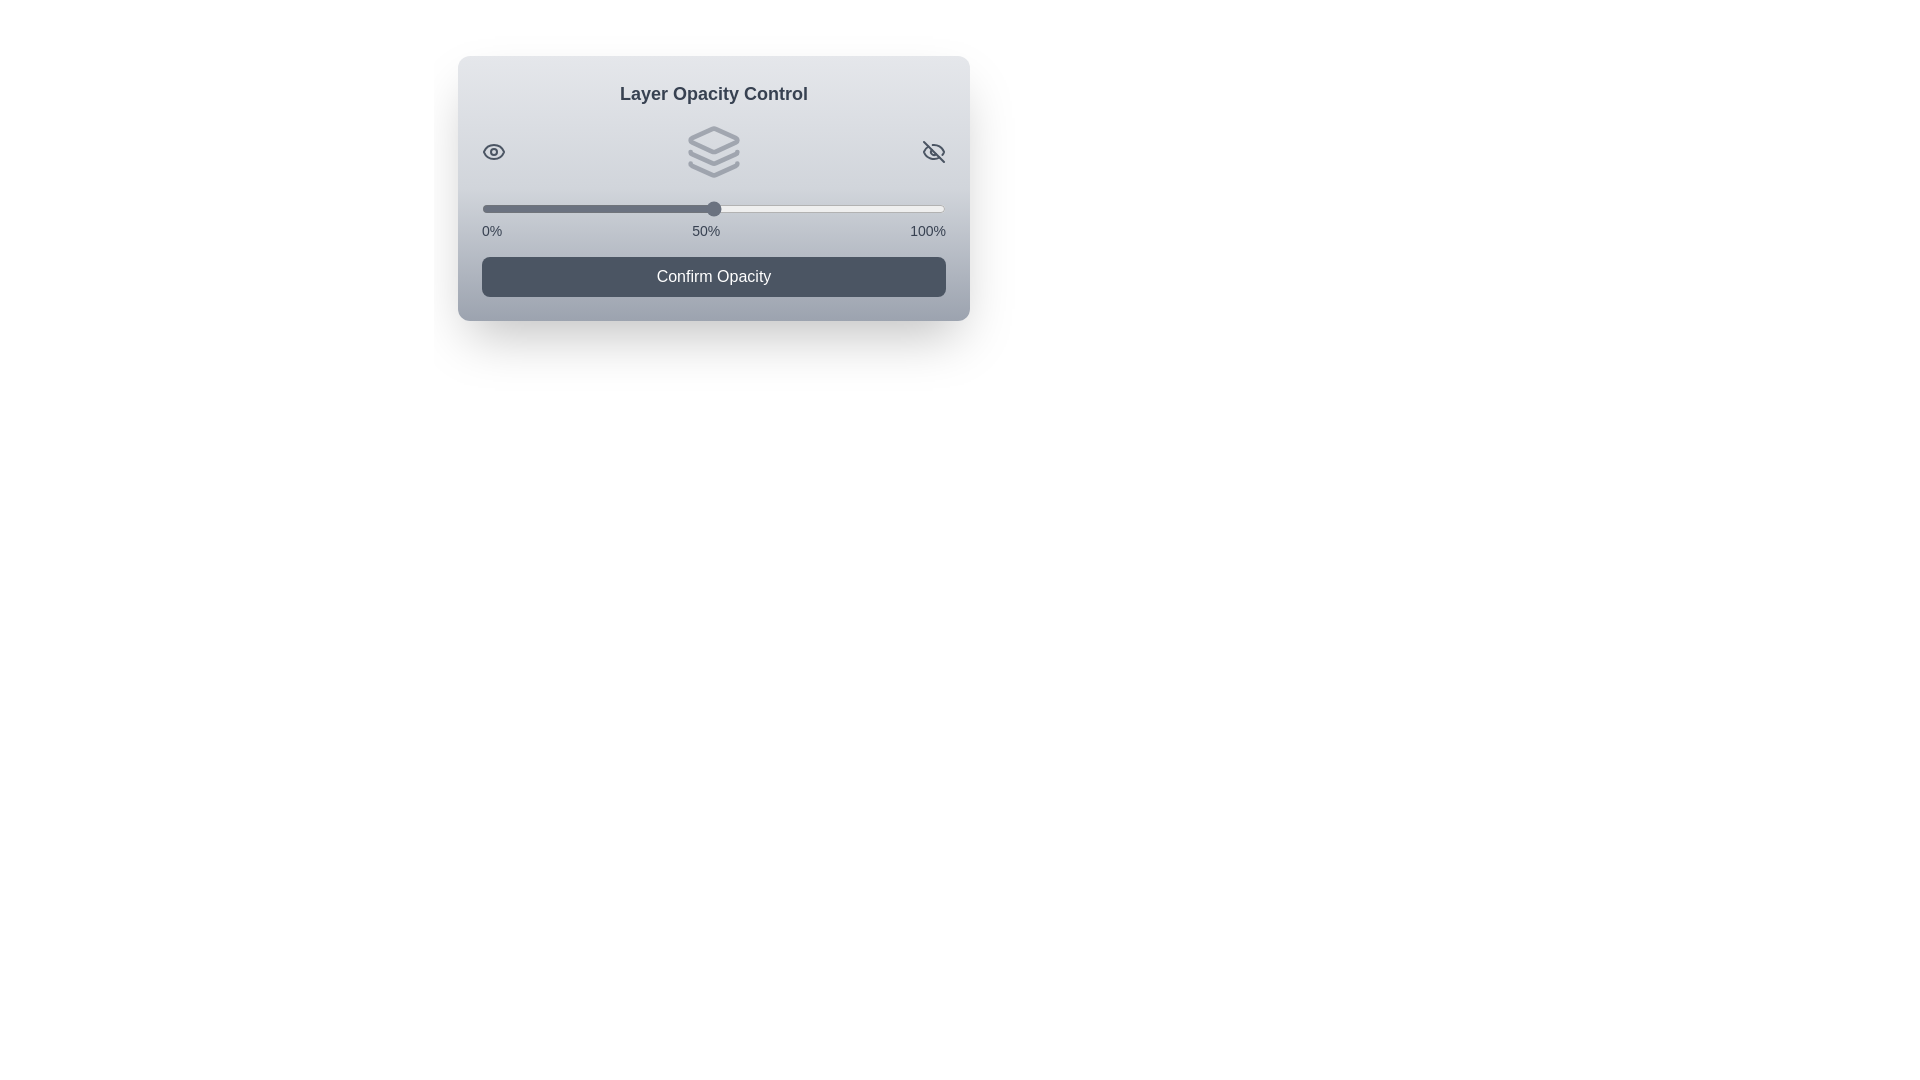 The image size is (1920, 1080). Describe the element at coordinates (714, 150) in the screenshot. I see `the Layers icon to interact with it` at that location.